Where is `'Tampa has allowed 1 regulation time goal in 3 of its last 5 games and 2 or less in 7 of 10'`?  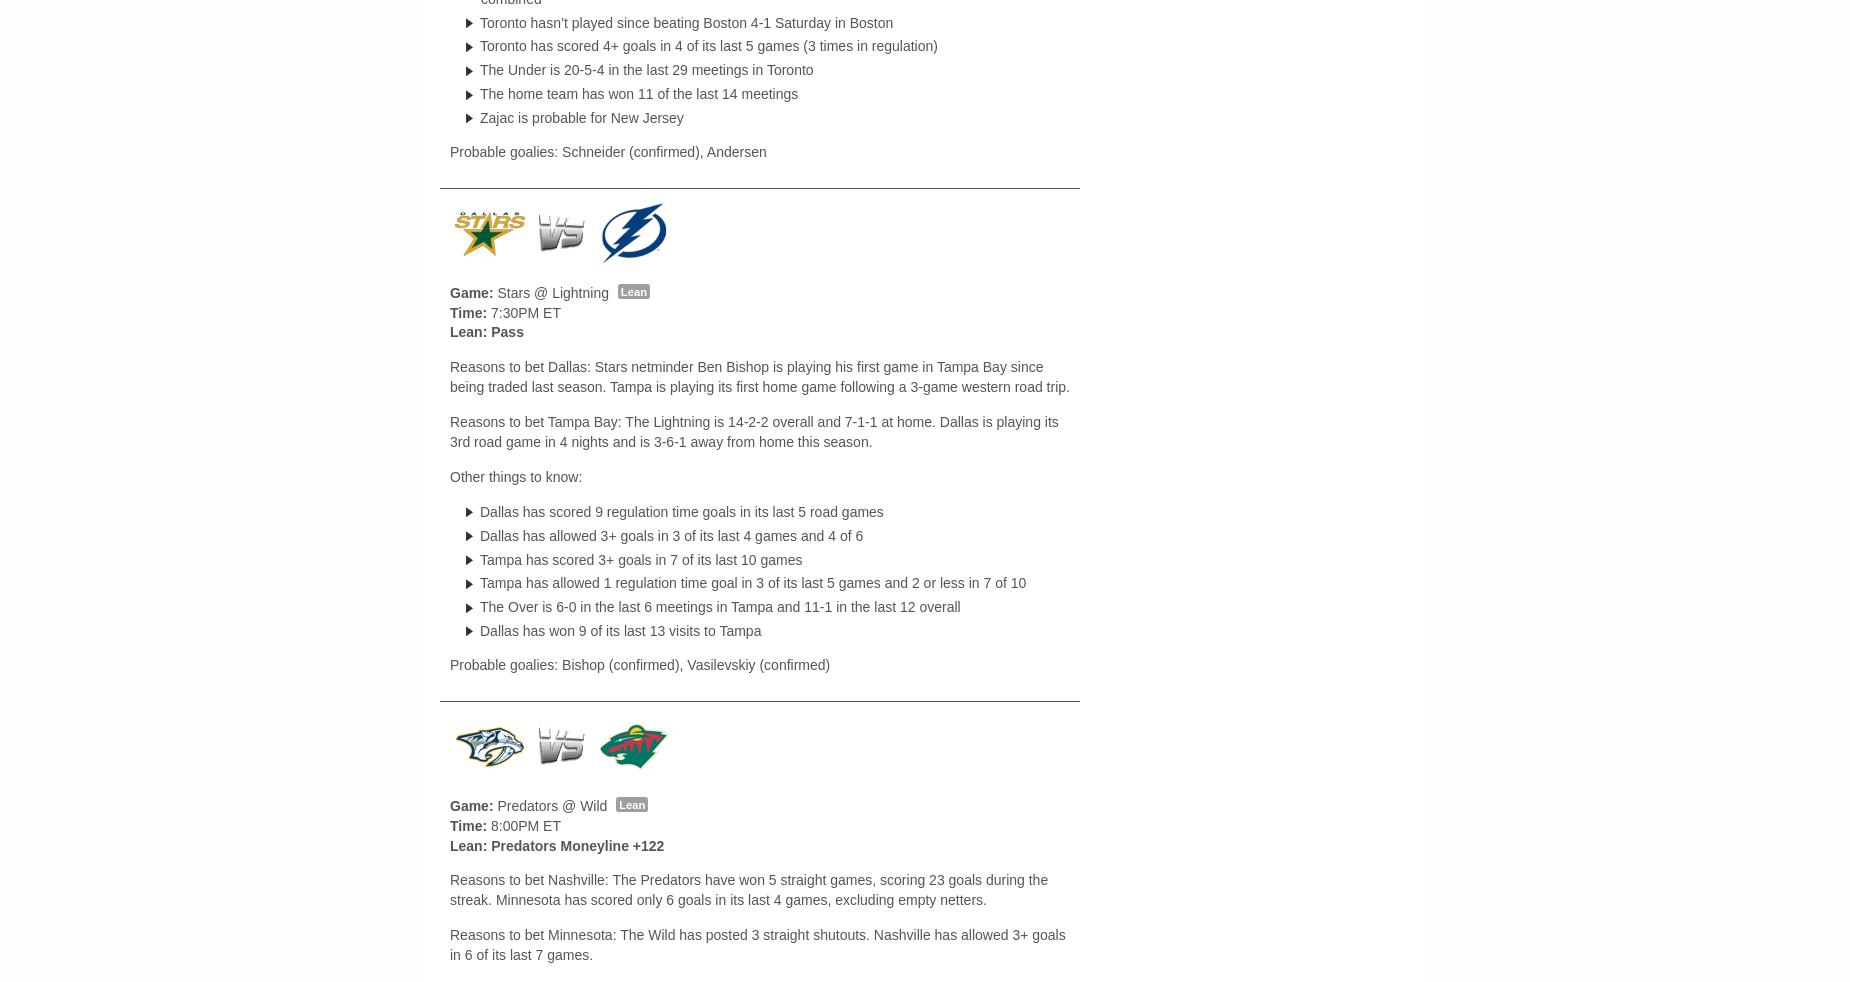 'Tampa has allowed 1 regulation time goal in 3 of its last 5 games and 2 or less in 7 of 10' is located at coordinates (480, 582).